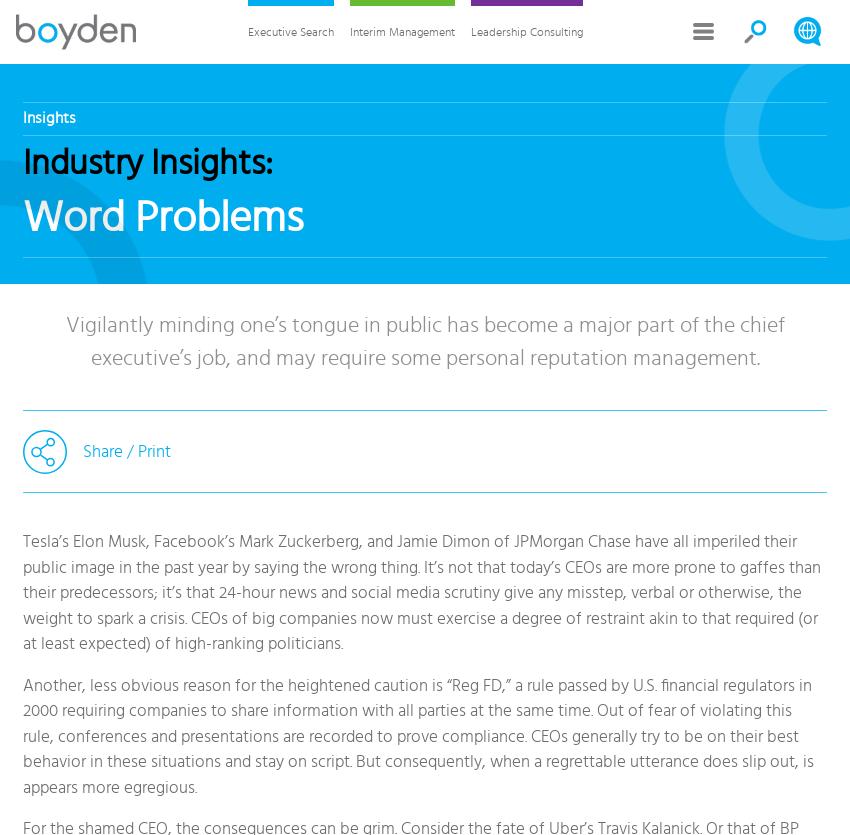 The width and height of the screenshot is (850, 835). I want to click on 'Industry Insights', so click(143, 162).